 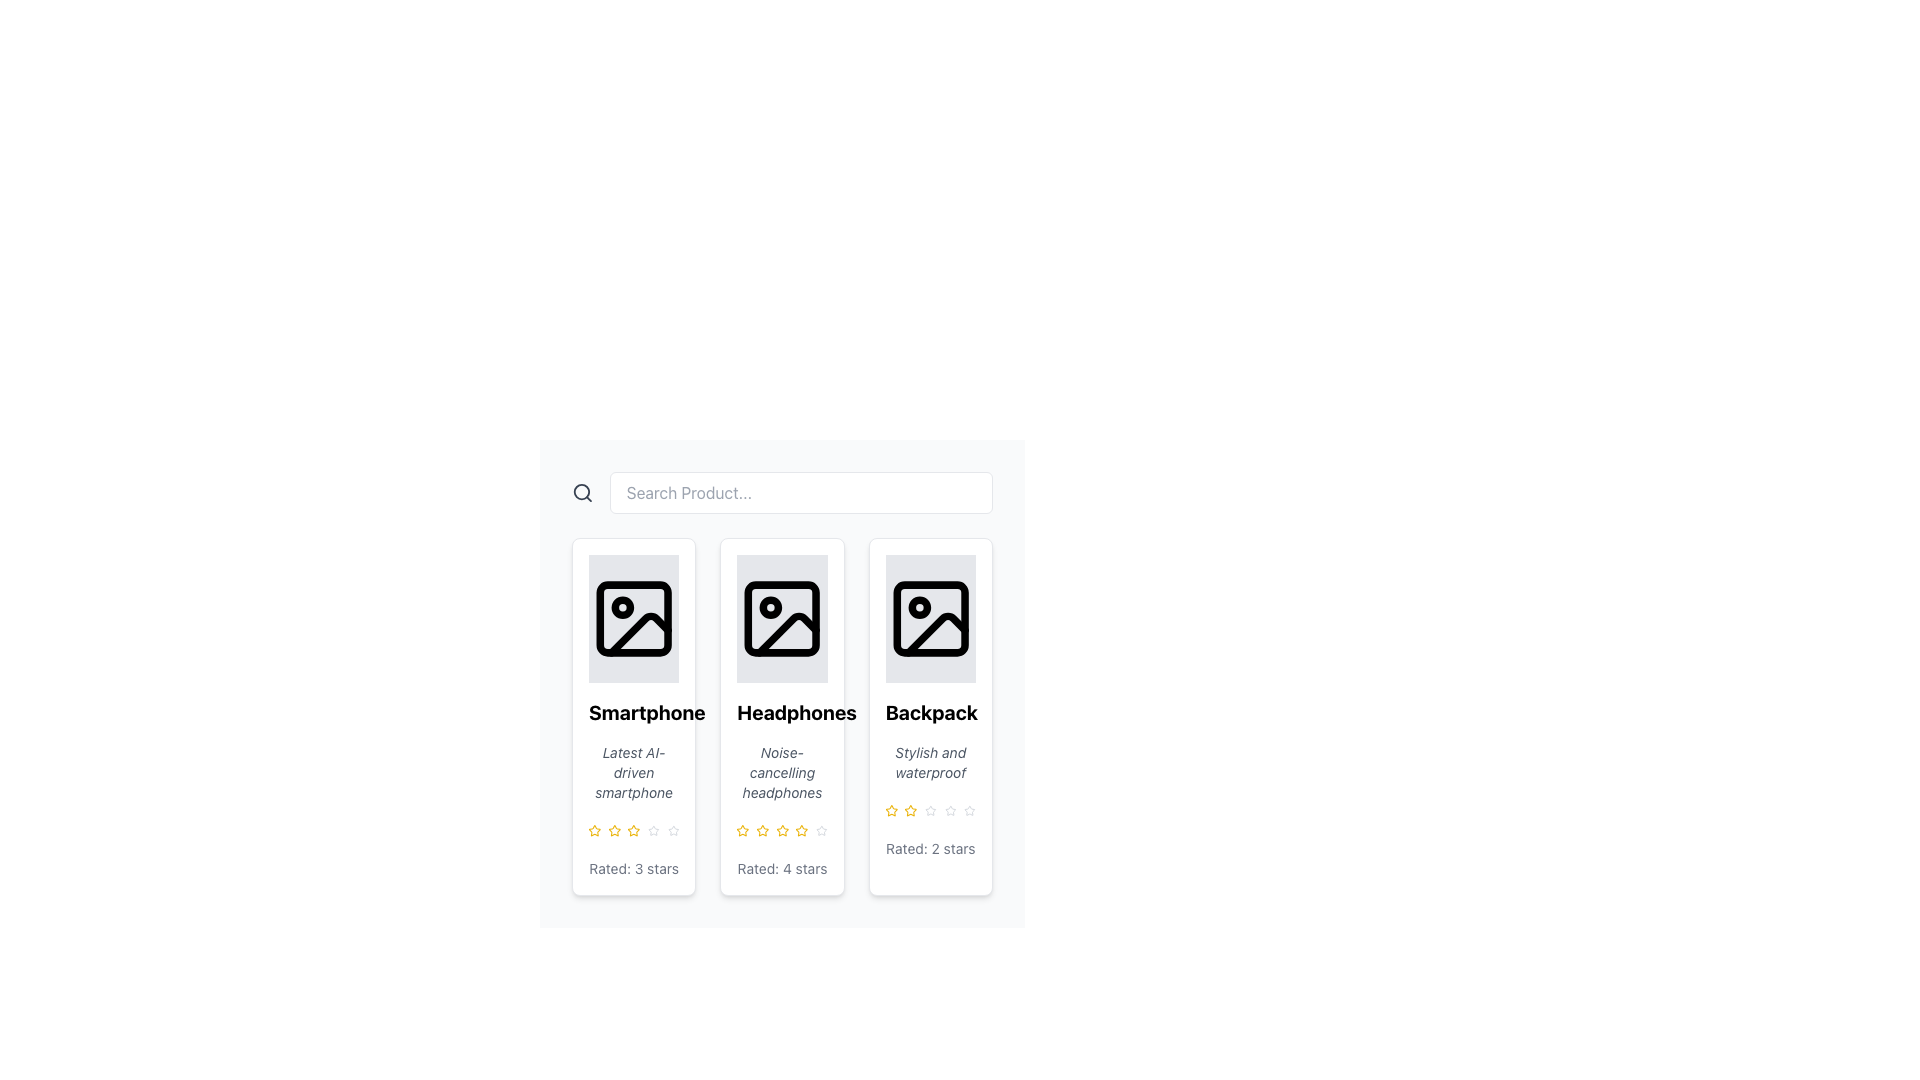 What do you see at coordinates (929, 848) in the screenshot?
I see `the text label displaying 'Rated: 2 stars' located at the bottom of the product card for the item 'Backpack'` at bounding box center [929, 848].